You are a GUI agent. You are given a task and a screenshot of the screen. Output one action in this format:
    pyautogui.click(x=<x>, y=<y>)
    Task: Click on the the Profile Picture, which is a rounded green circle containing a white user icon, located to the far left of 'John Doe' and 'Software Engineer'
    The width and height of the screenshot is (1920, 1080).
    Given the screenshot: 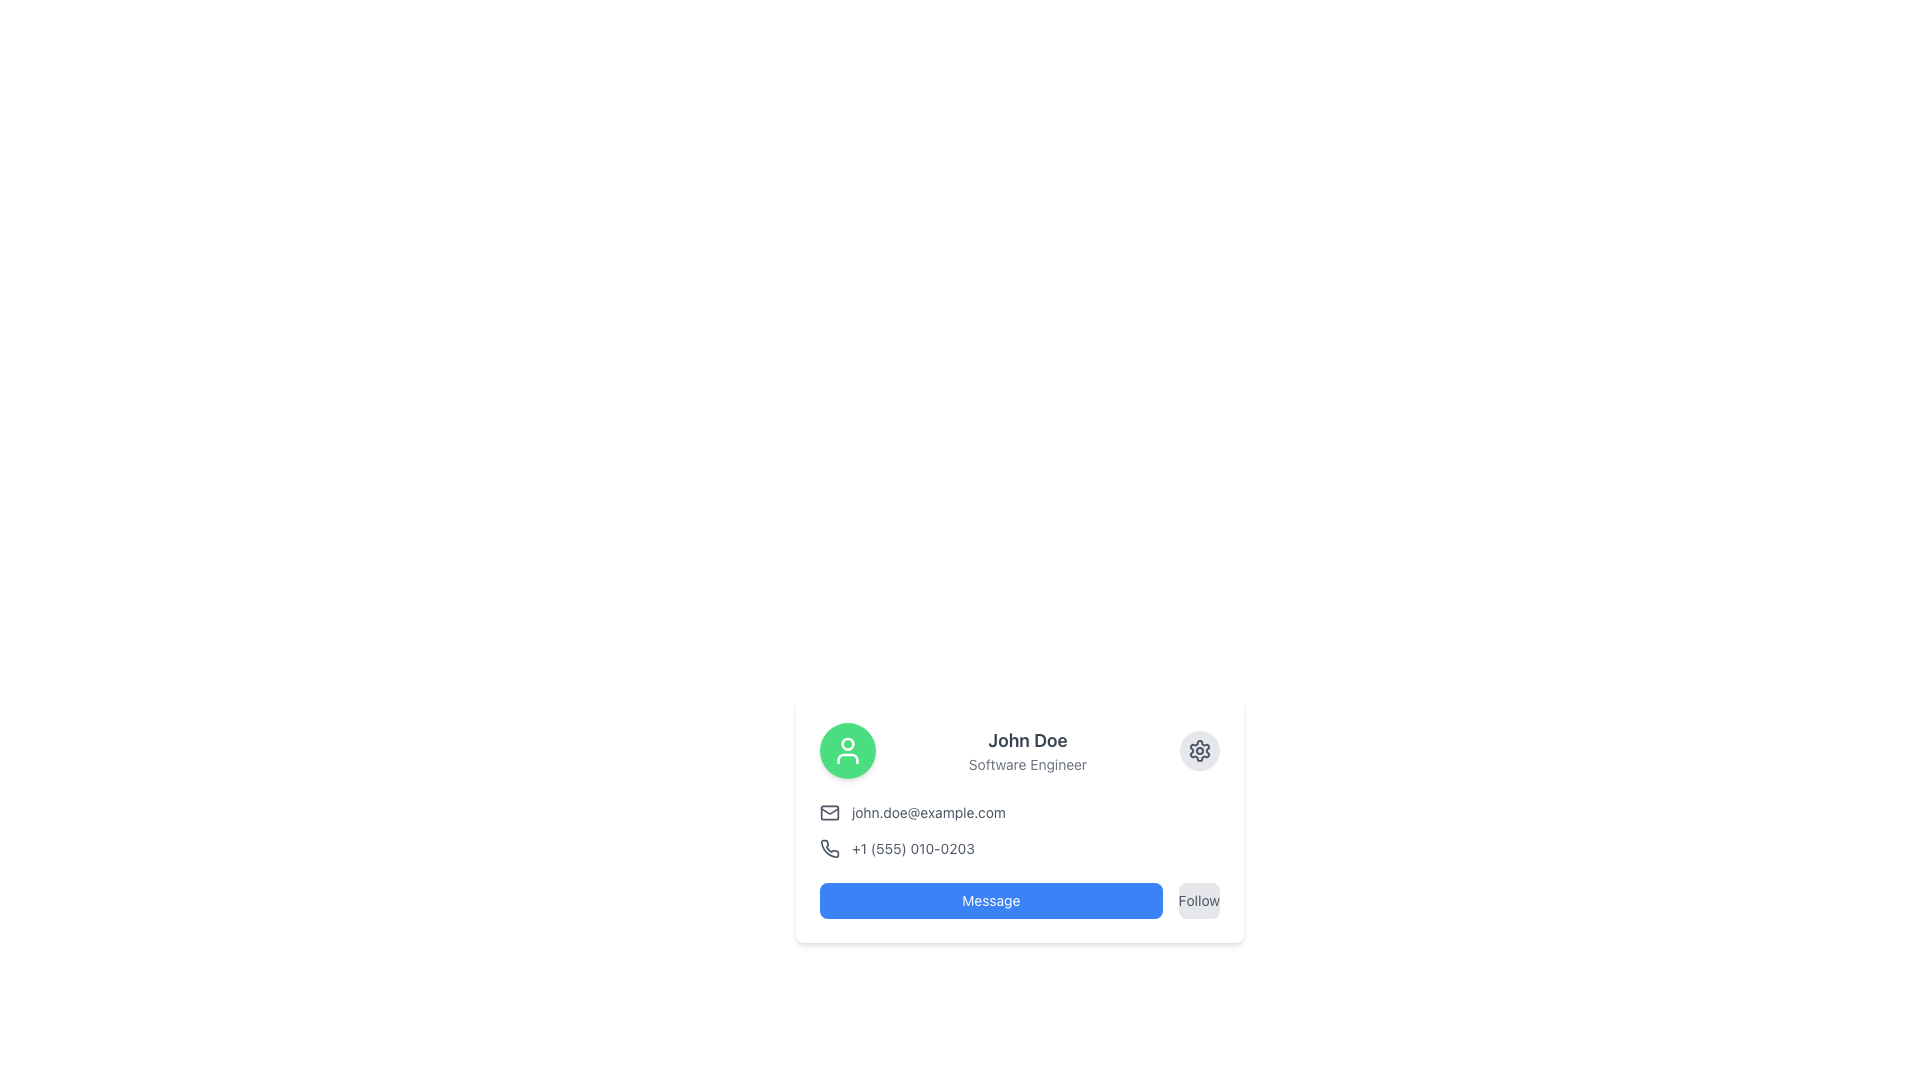 What is the action you would take?
    pyautogui.click(x=848, y=751)
    